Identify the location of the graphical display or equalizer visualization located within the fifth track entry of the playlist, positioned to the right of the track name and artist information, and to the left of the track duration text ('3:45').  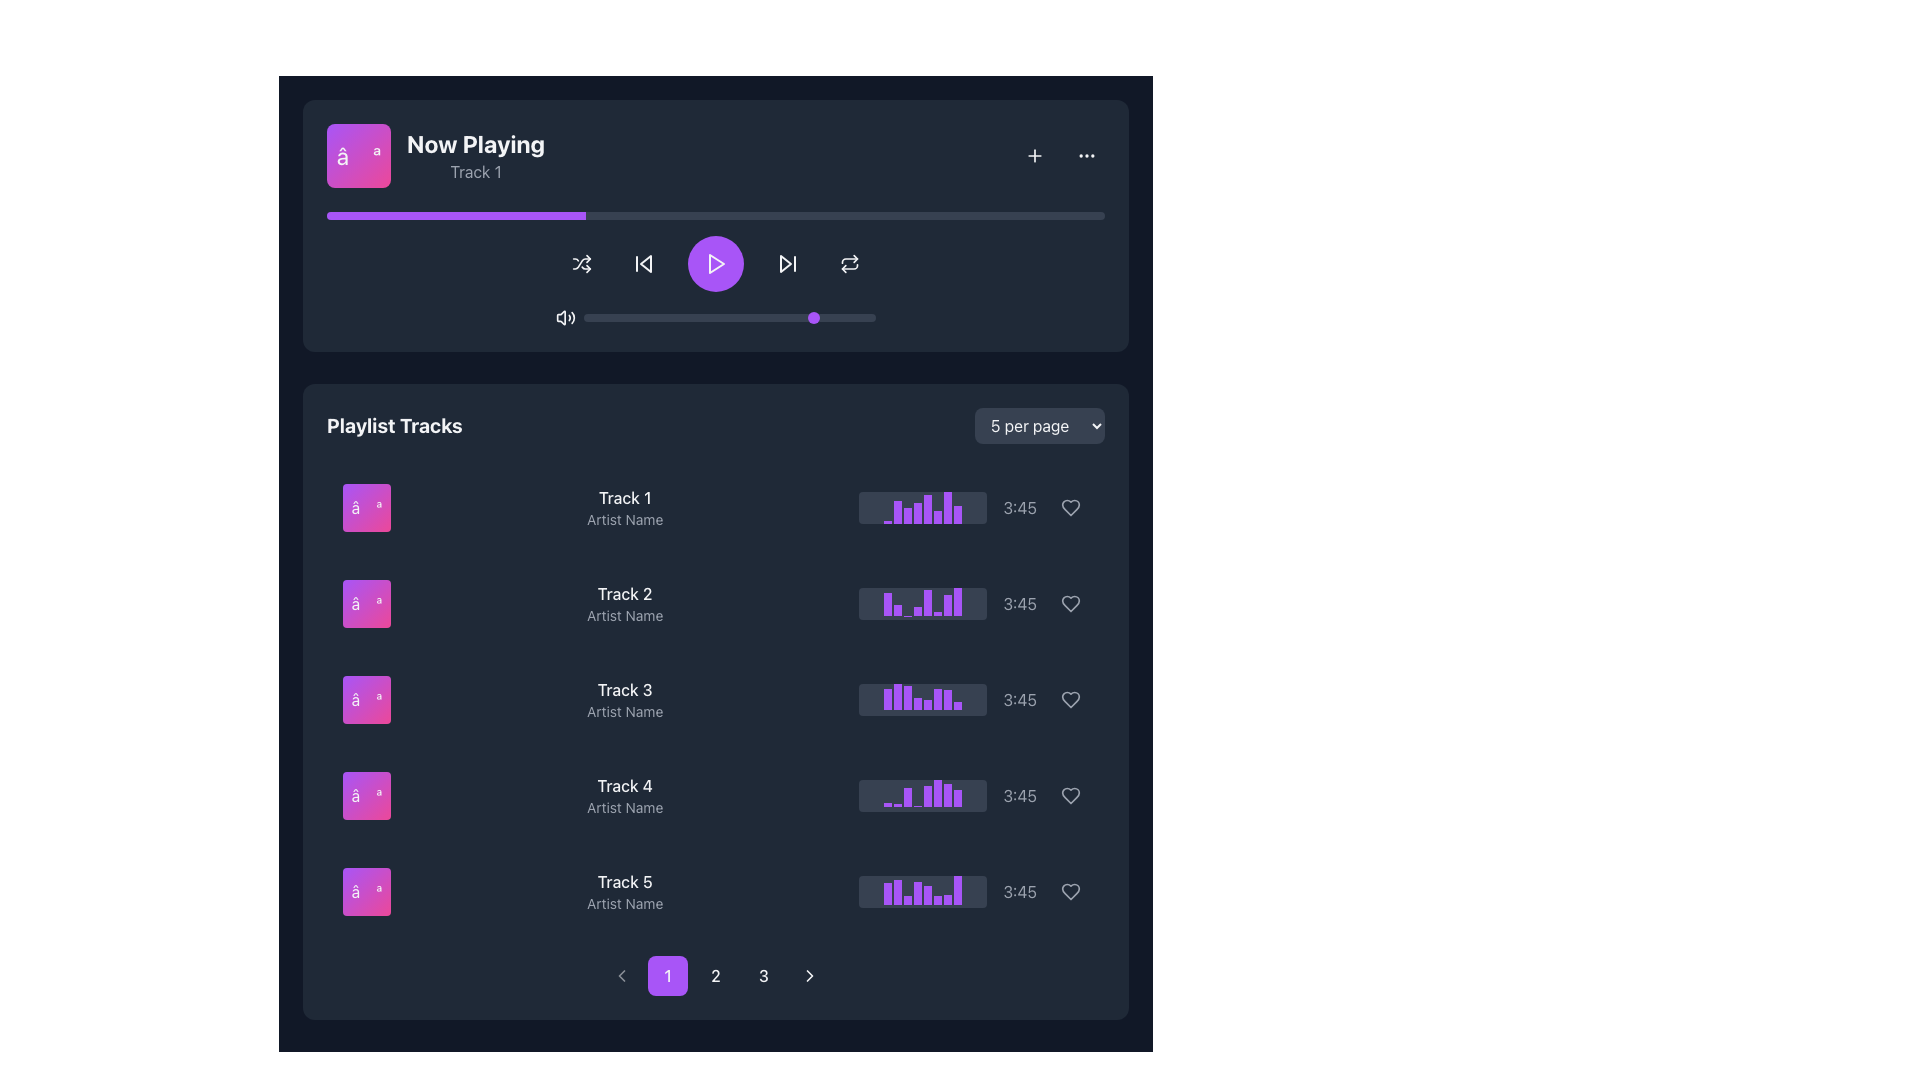
(922, 890).